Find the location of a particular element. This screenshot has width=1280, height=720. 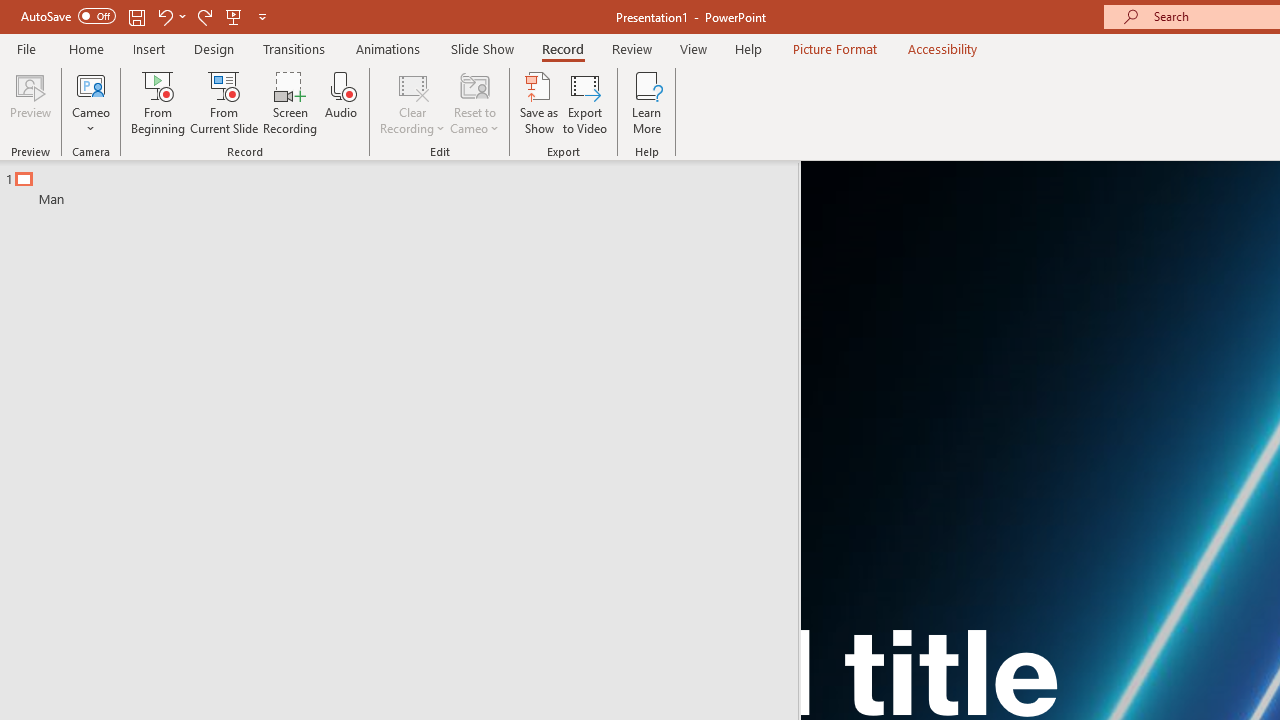

'Help' is located at coordinates (747, 48).